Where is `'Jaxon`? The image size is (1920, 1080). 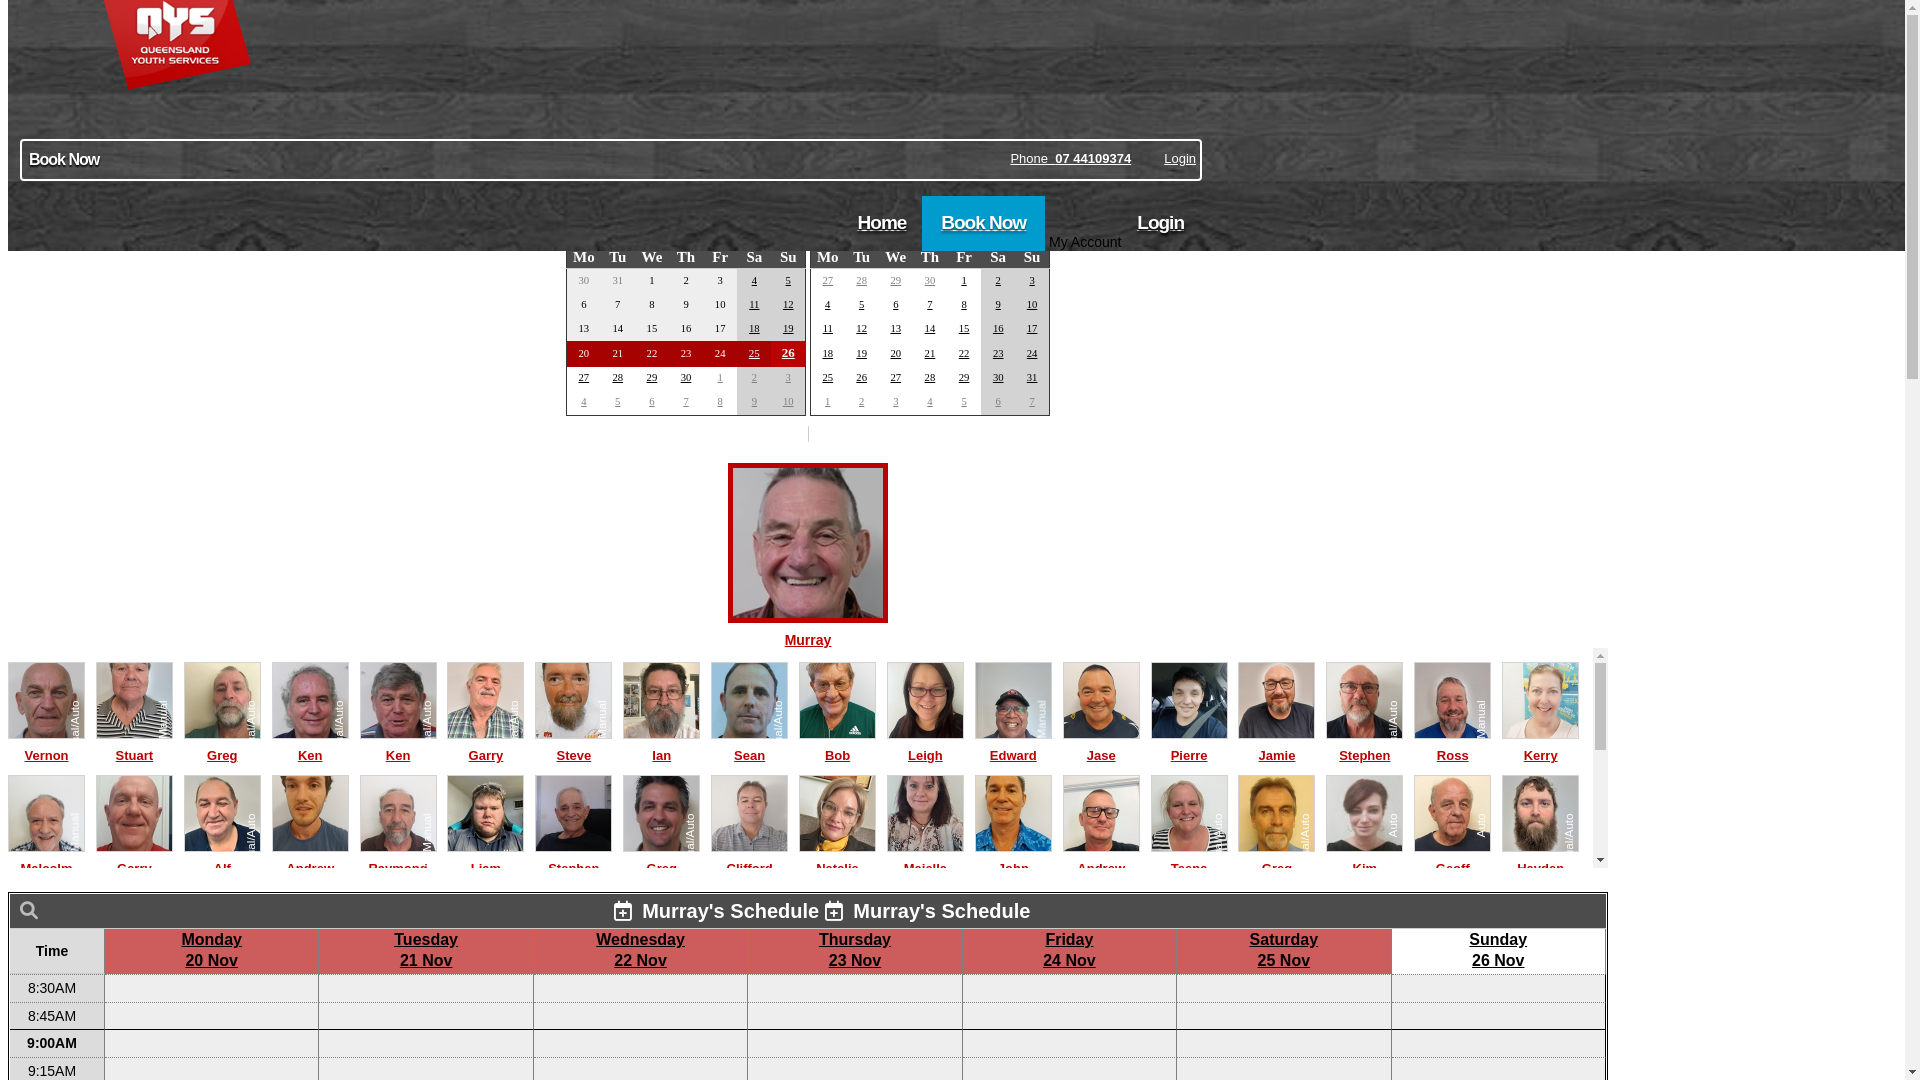
'Jaxon is located at coordinates (748, 970).